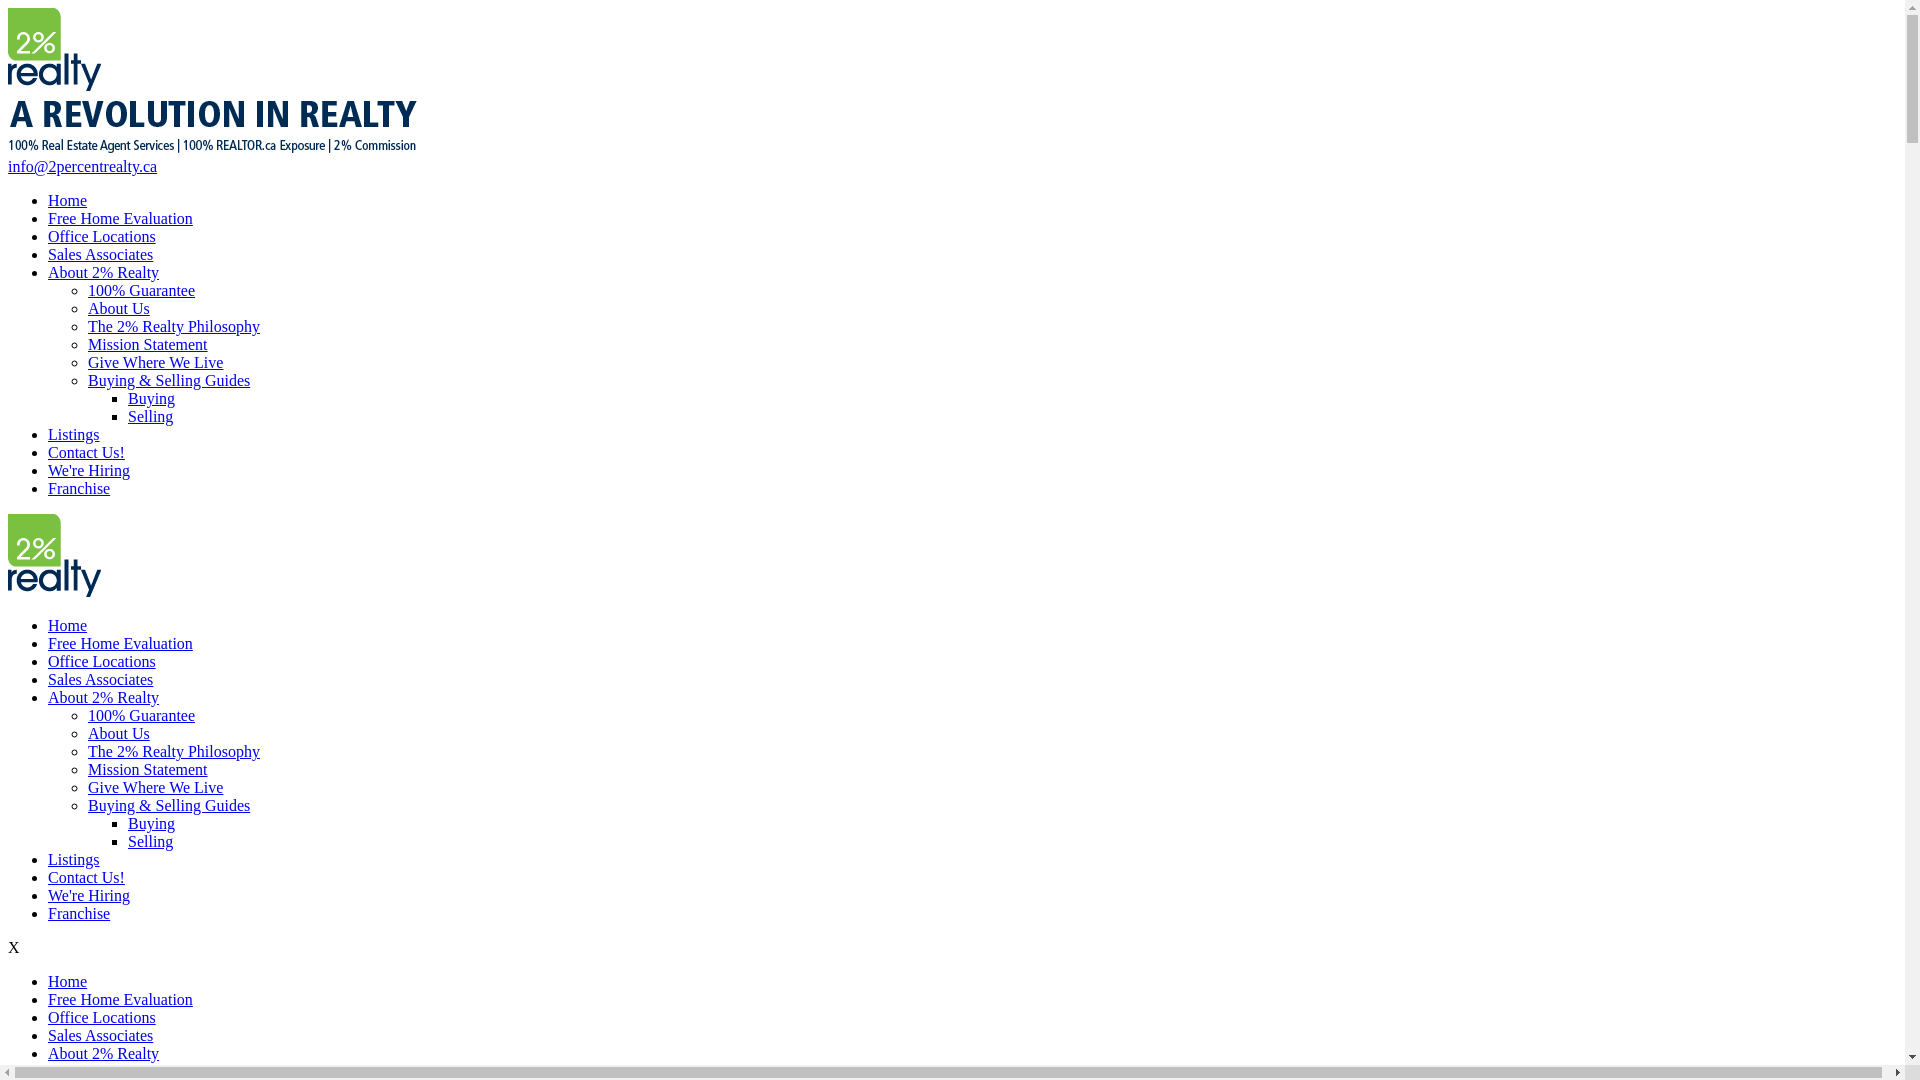 This screenshot has width=1920, height=1080. I want to click on 'Free Home Evaluation', so click(119, 999).